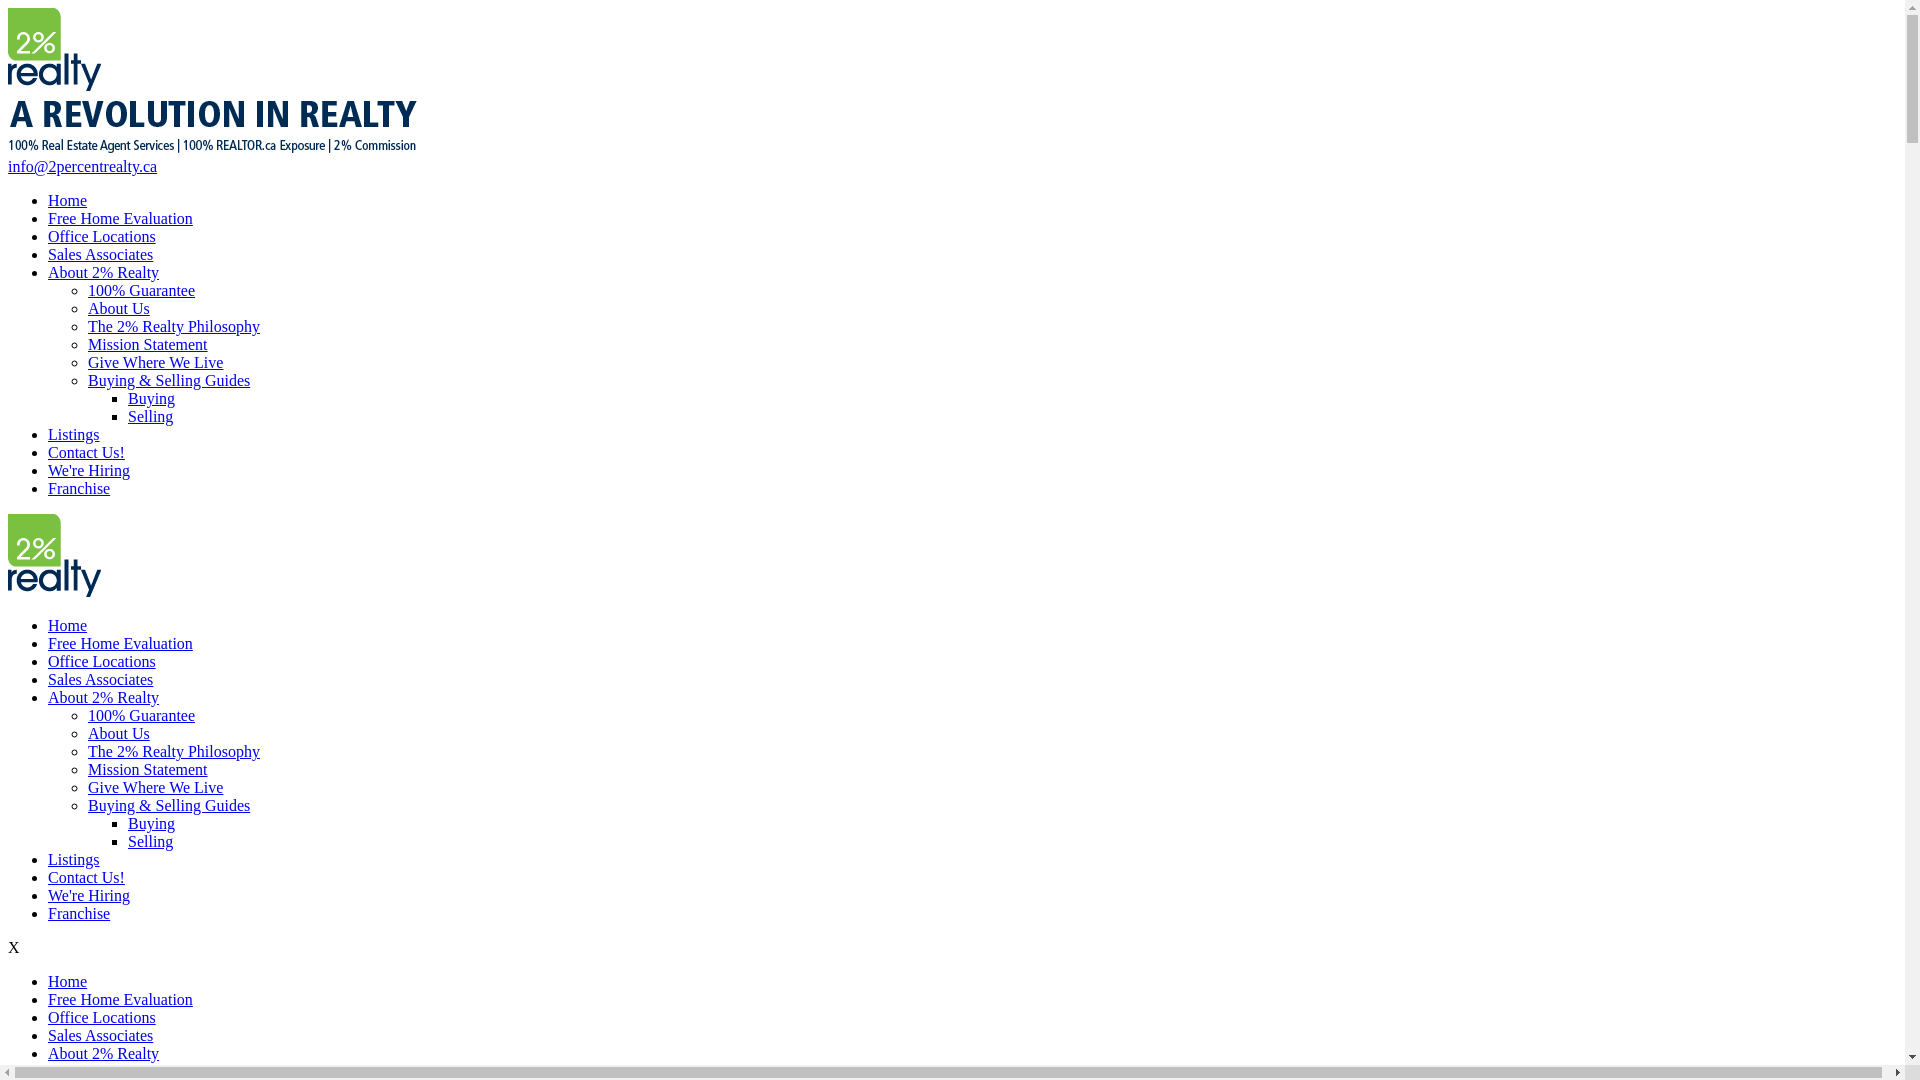 This screenshot has width=1920, height=1080. I want to click on 'Free Home Evaluation', so click(119, 999).